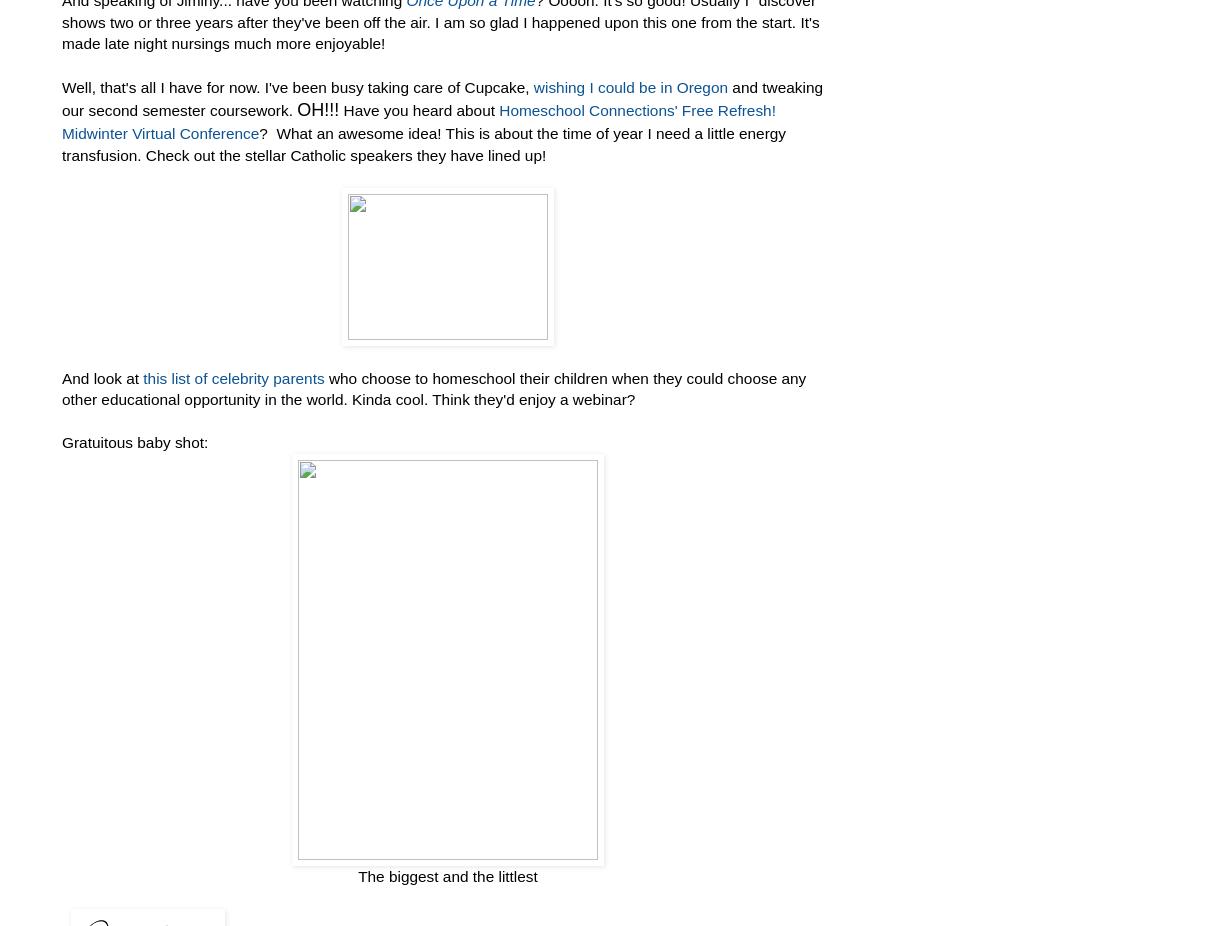 This screenshot has height=926, width=1208. What do you see at coordinates (433, 388) in the screenshot?
I see `'who choose to homeschool their children when they could choose any other educational opportunity in the world. Kinda cool. Think they'd enjoy a webinar?'` at bounding box center [433, 388].